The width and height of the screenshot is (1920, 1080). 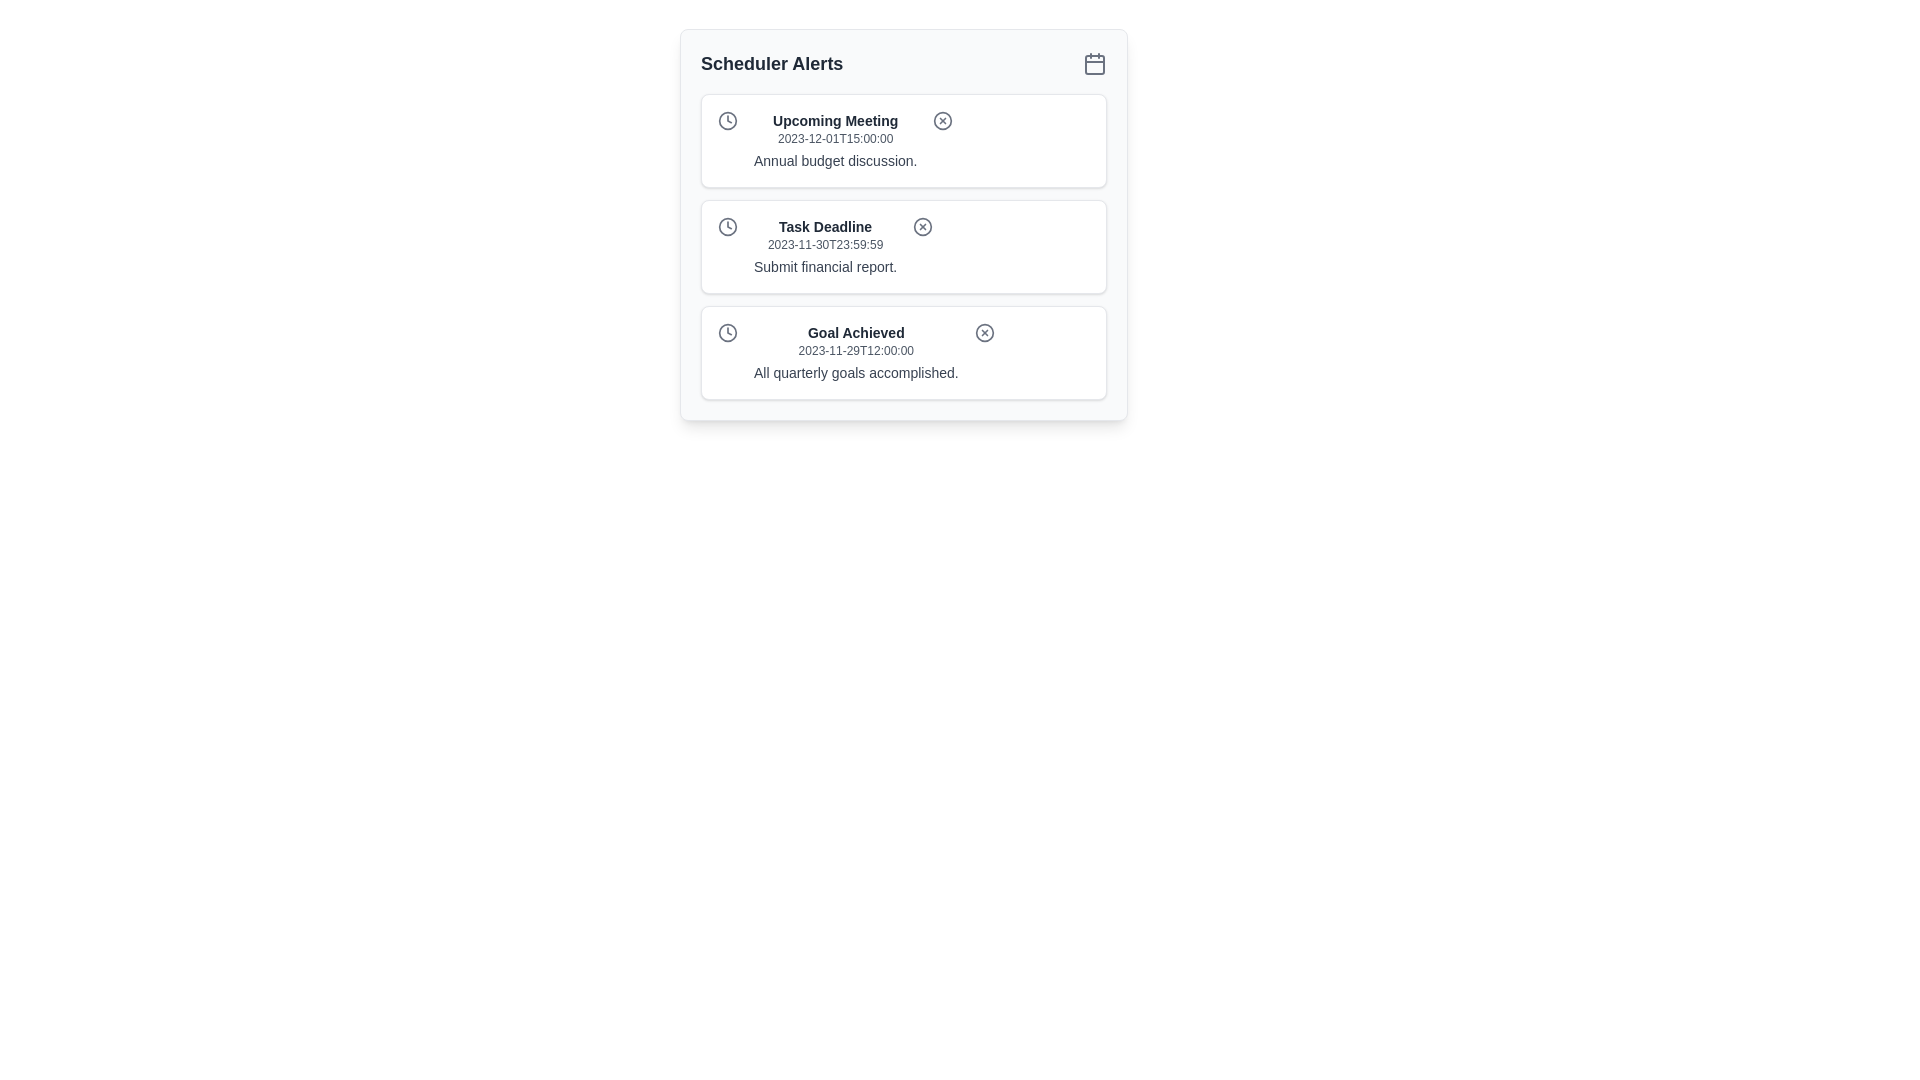 What do you see at coordinates (856, 352) in the screenshot?
I see `the Text Display Block that prominently features the heading 'Goal Achieved', with a timestamp and a descriptive line below it, located in the scheduler alerts panel` at bounding box center [856, 352].